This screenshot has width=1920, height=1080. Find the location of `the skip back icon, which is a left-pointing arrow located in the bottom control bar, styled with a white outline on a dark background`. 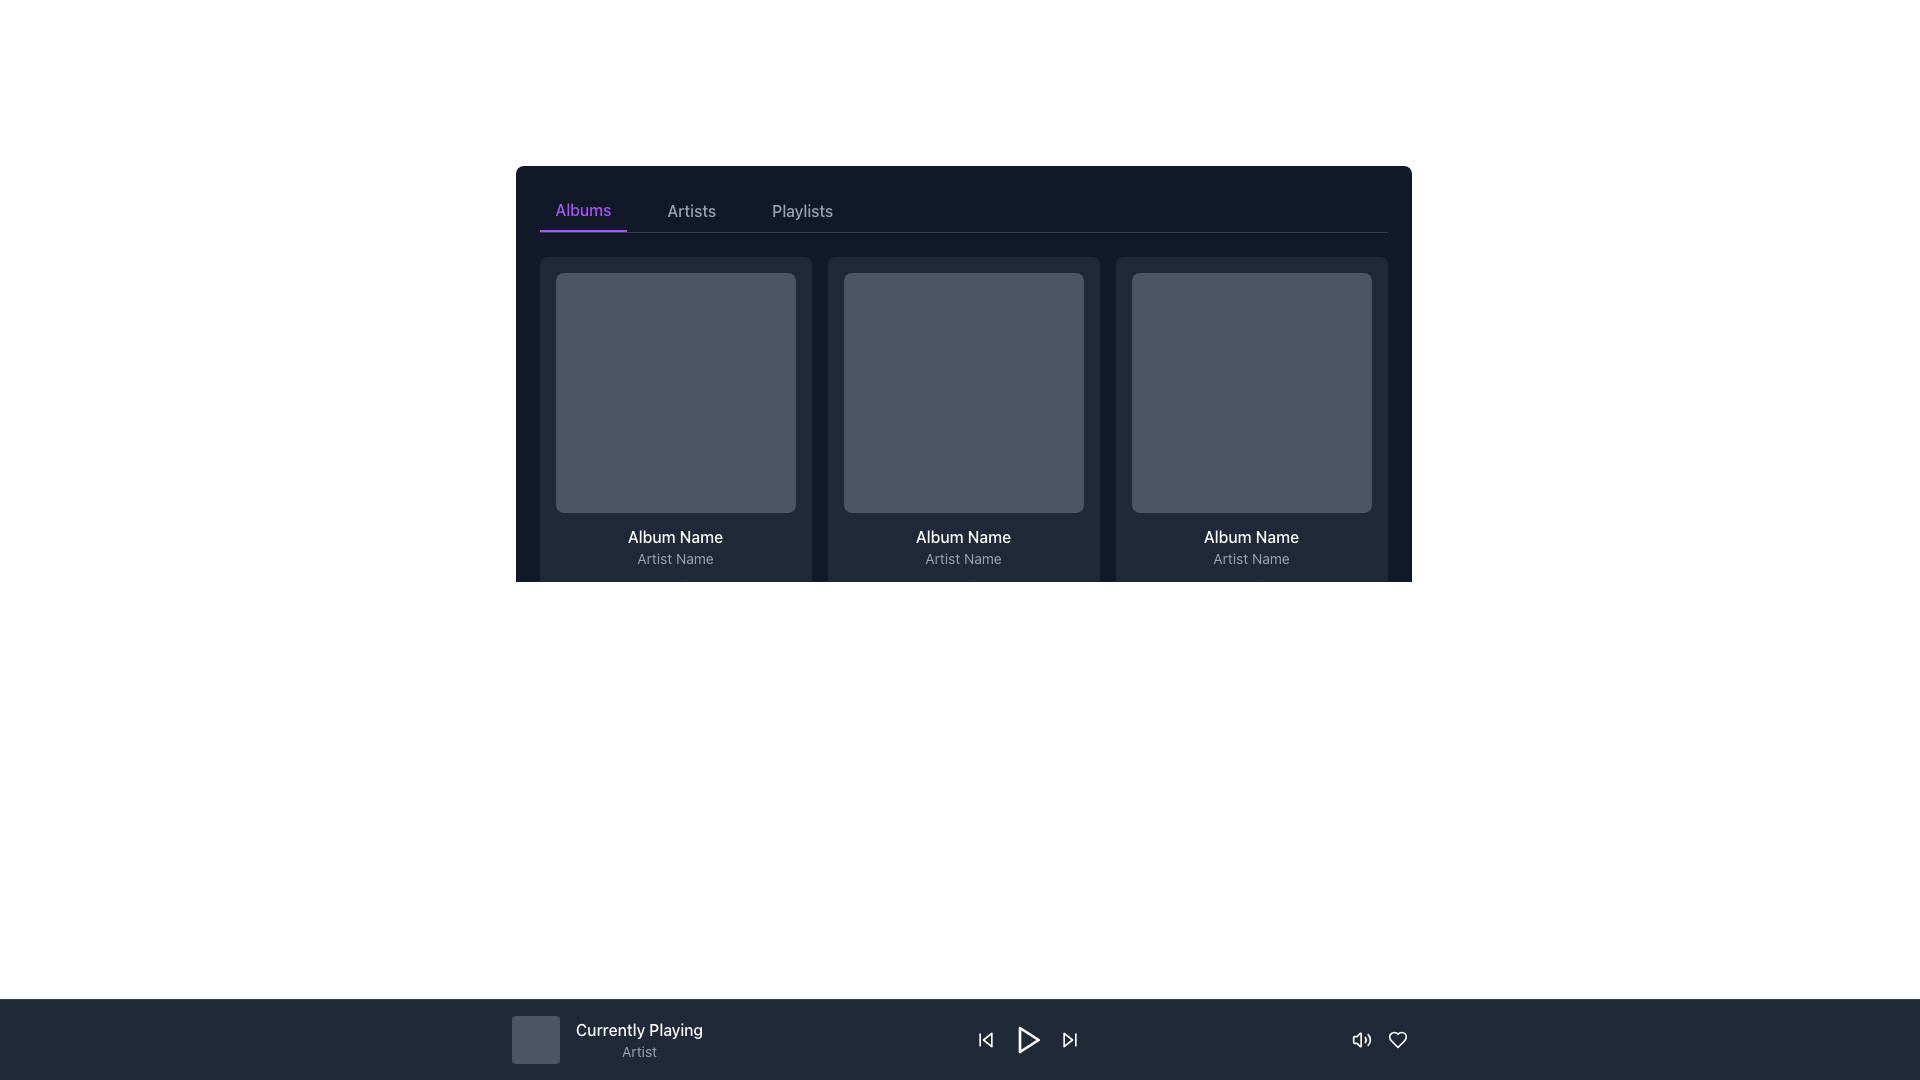

the skip back icon, which is a left-pointing arrow located in the bottom control bar, styled with a white outline on a dark background is located at coordinates (985, 1039).